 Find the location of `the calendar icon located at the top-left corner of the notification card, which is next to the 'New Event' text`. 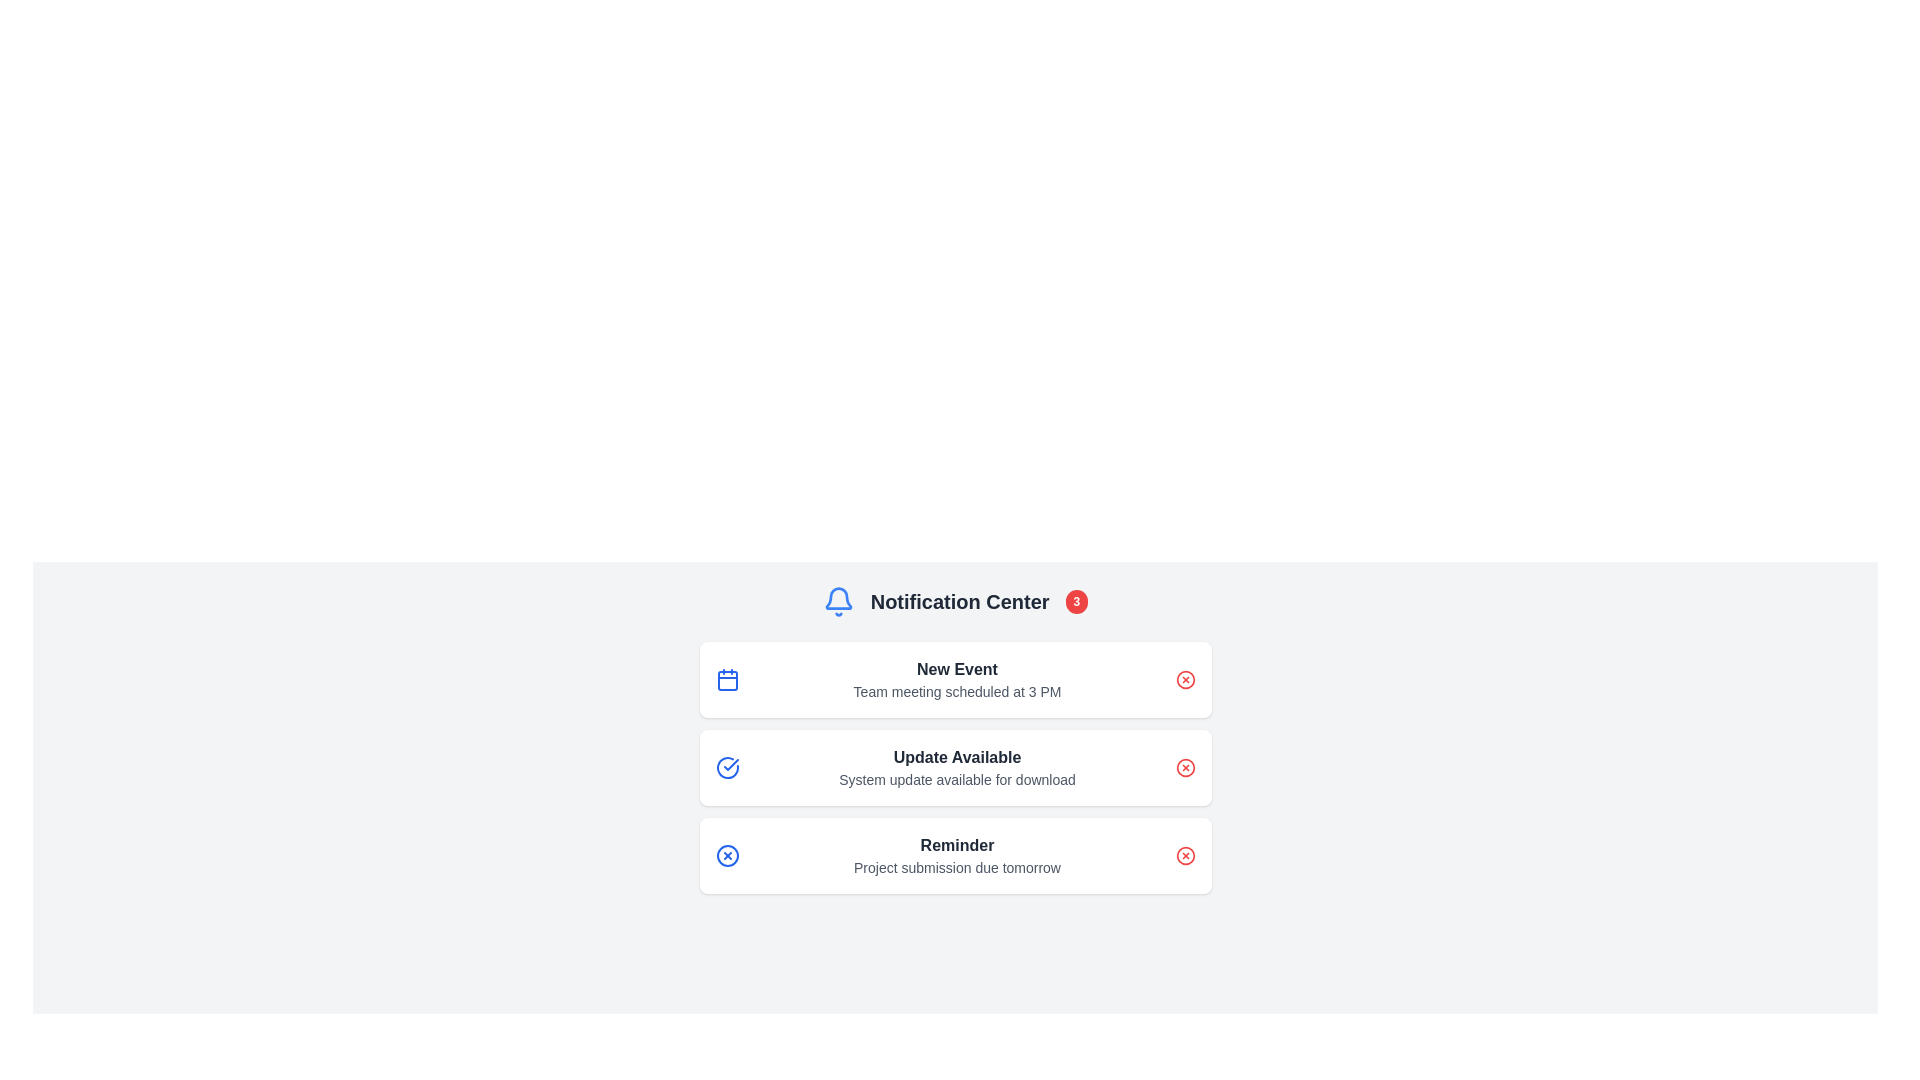

the calendar icon located at the top-left corner of the notification card, which is next to the 'New Event' text is located at coordinates (726, 678).